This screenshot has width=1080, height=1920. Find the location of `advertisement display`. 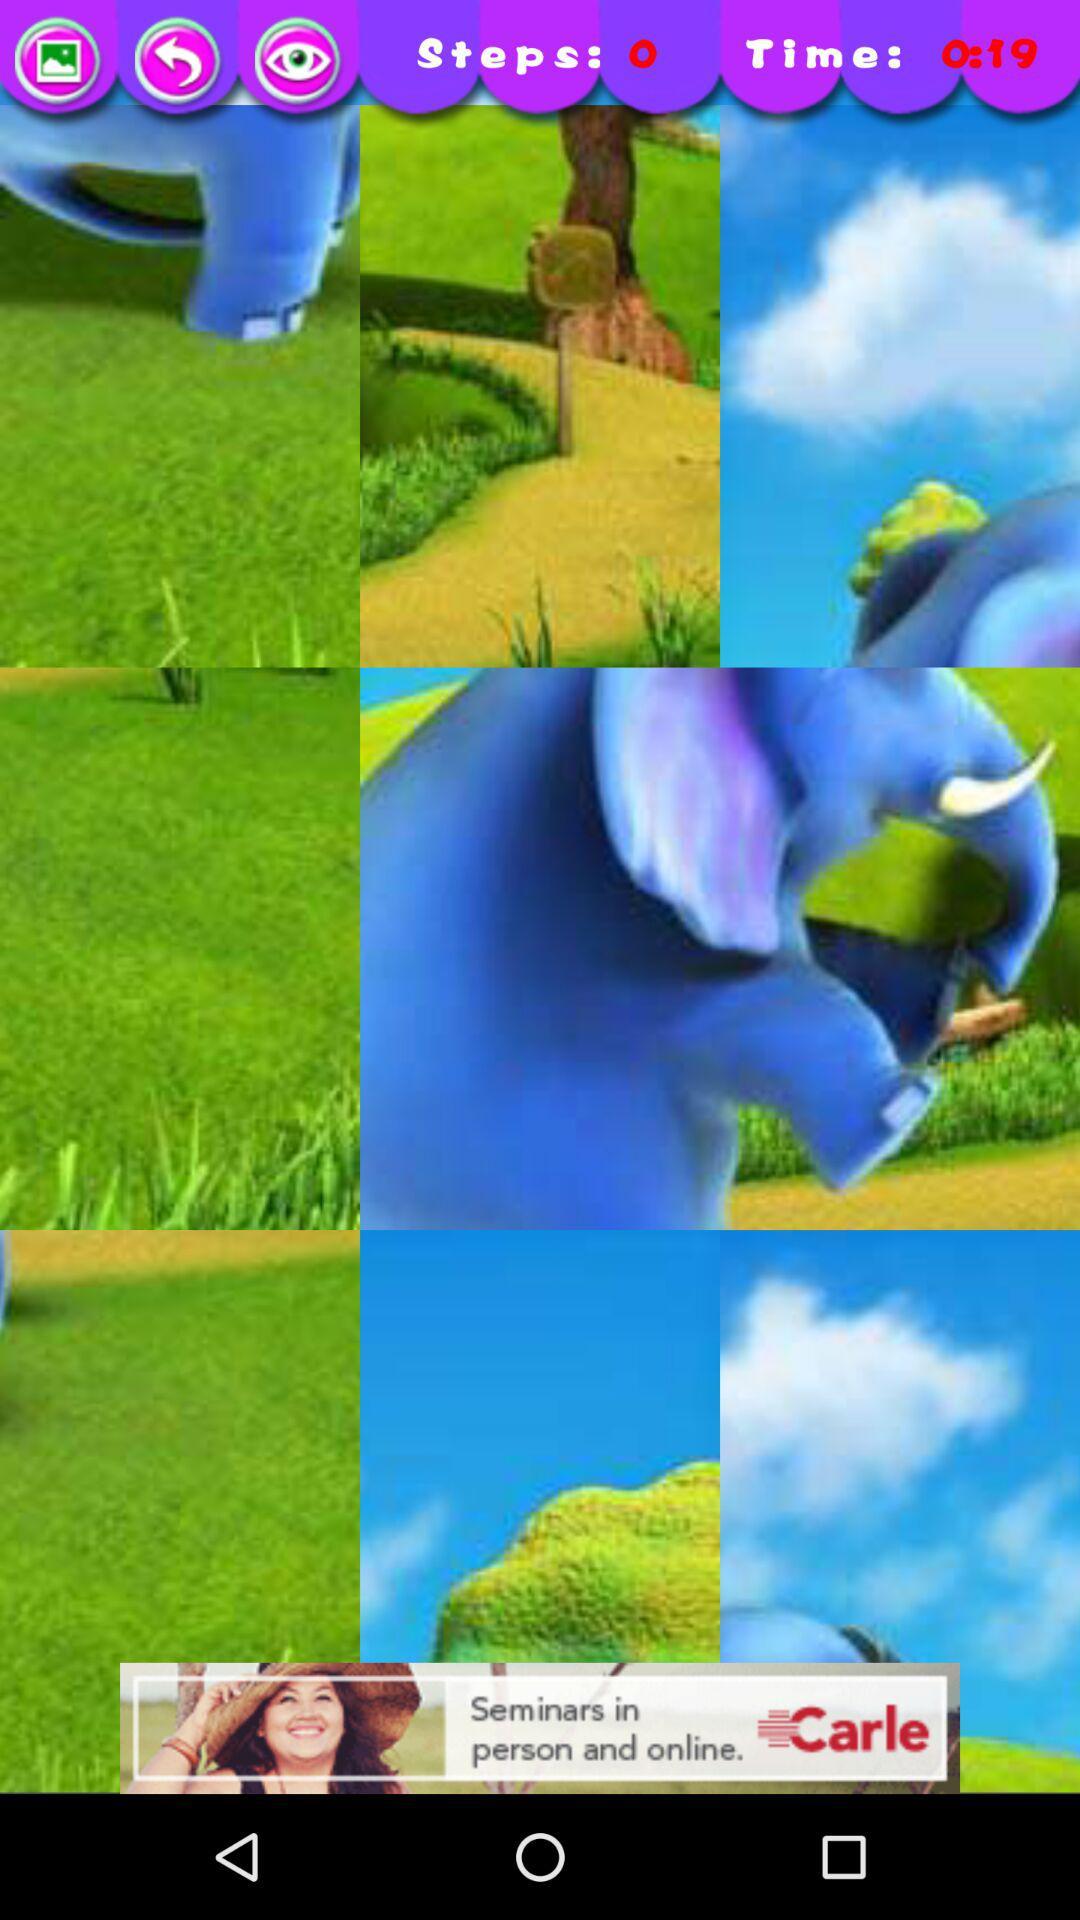

advertisement display is located at coordinates (540, 1727).